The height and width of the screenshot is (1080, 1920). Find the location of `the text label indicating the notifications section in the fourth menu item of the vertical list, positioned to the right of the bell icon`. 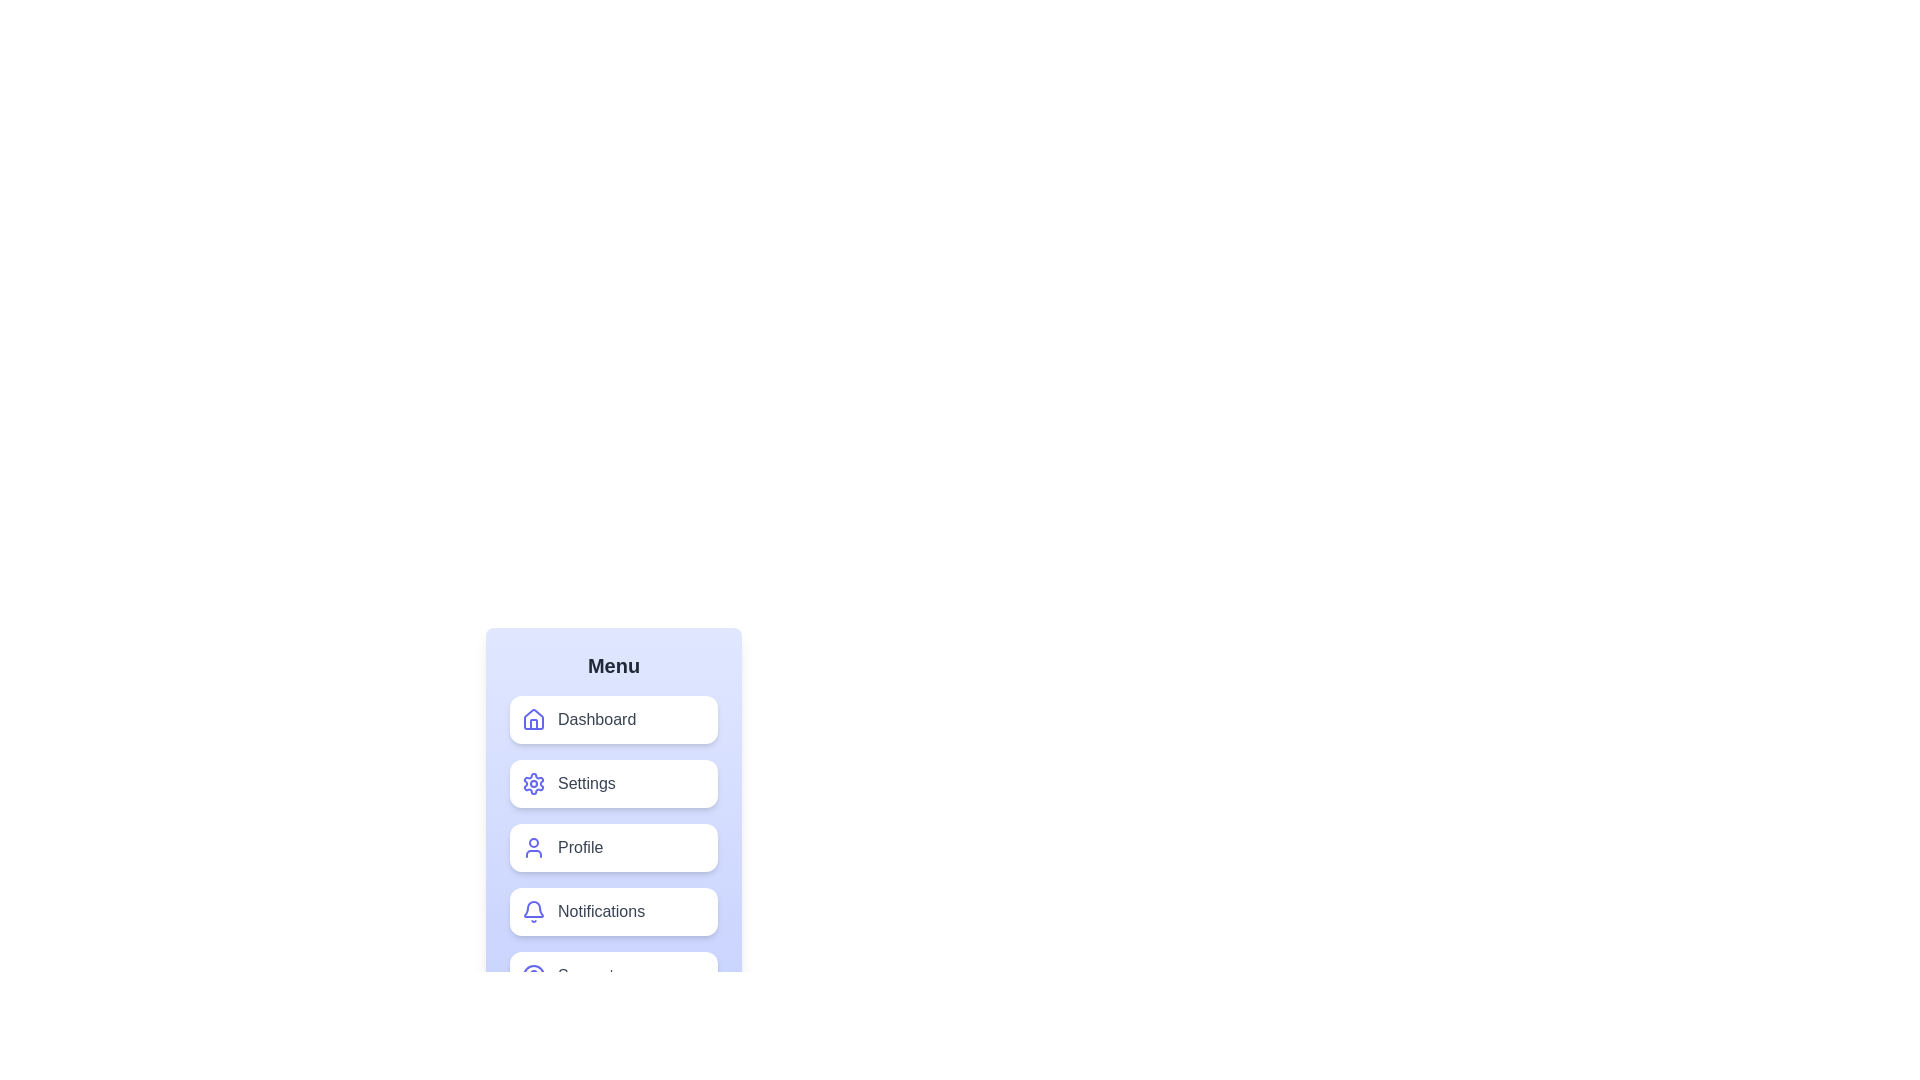

the text label indicating the notifications section in the fourth menu item of the vertical list, positioned to the right of the bell icon is located at coordinates (600, 911).